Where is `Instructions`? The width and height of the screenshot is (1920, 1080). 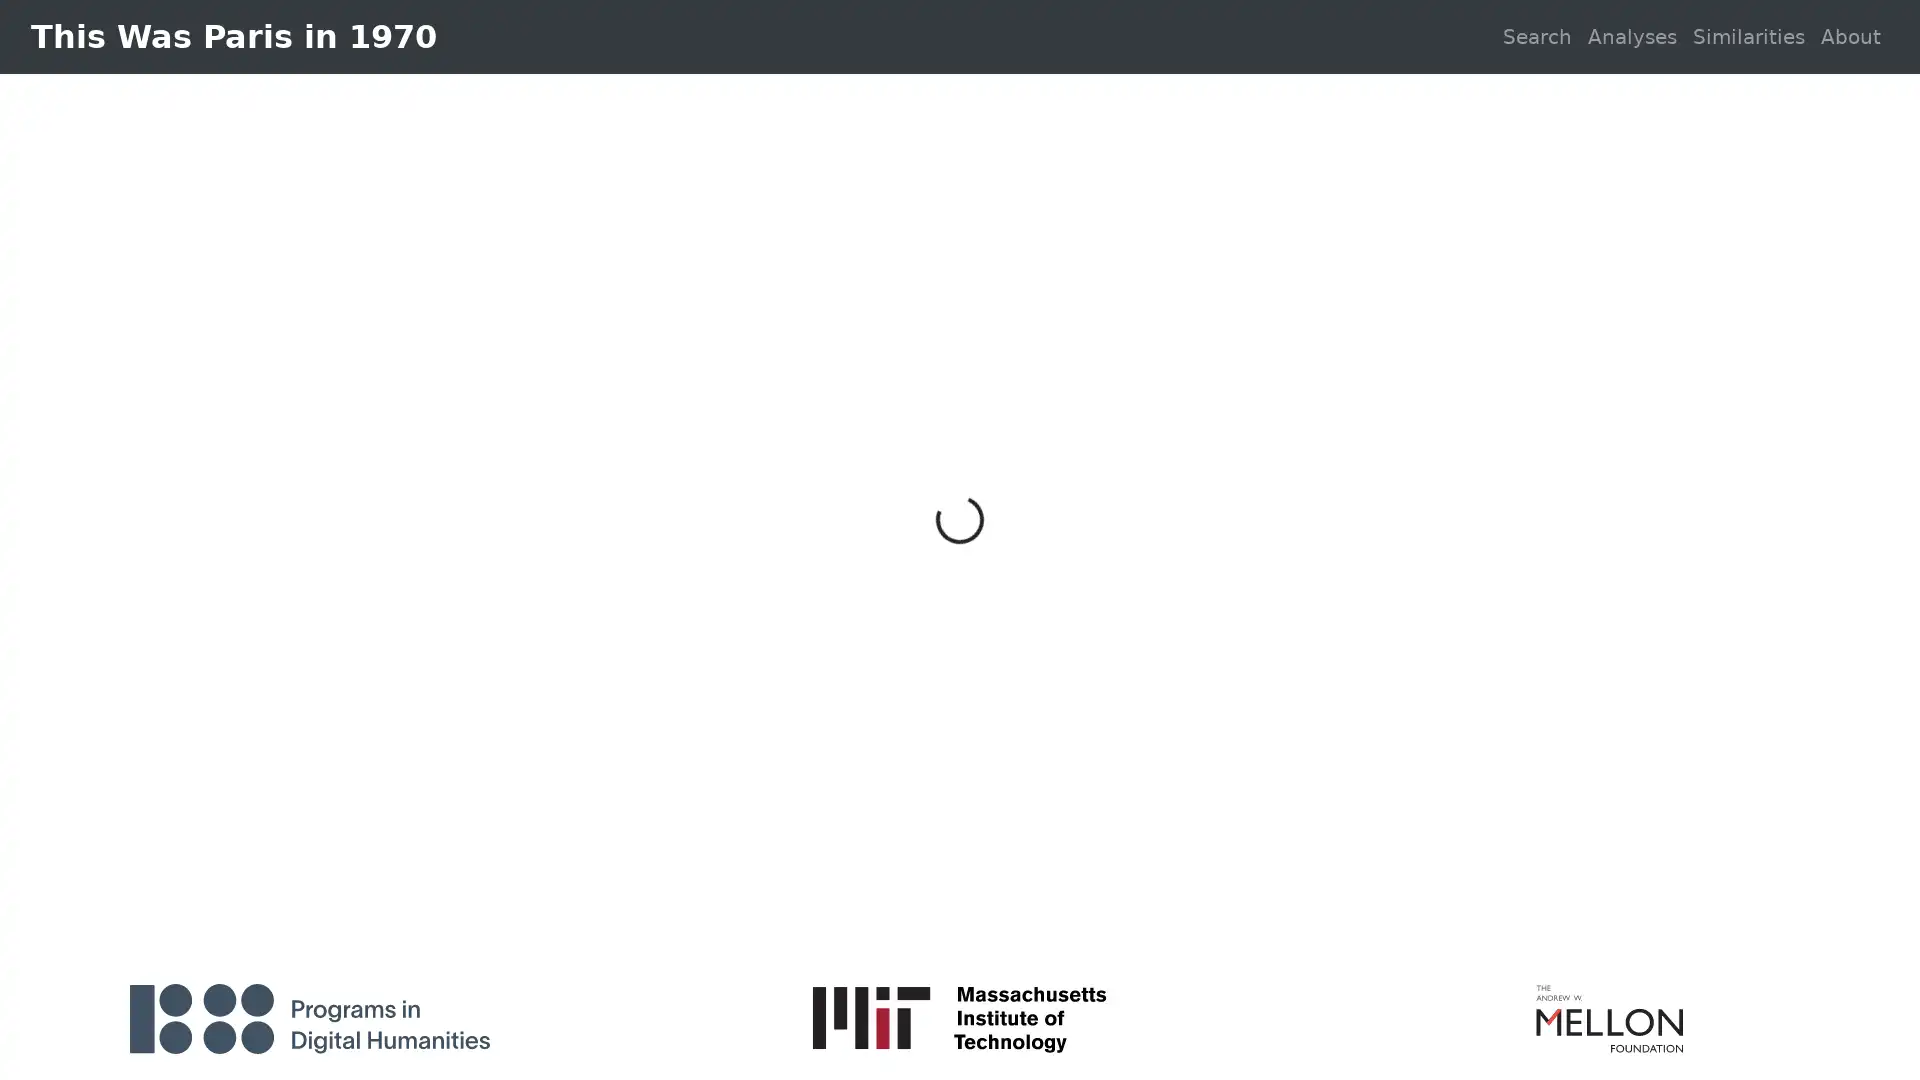
Instructions is located at coordinates (1854, 924).